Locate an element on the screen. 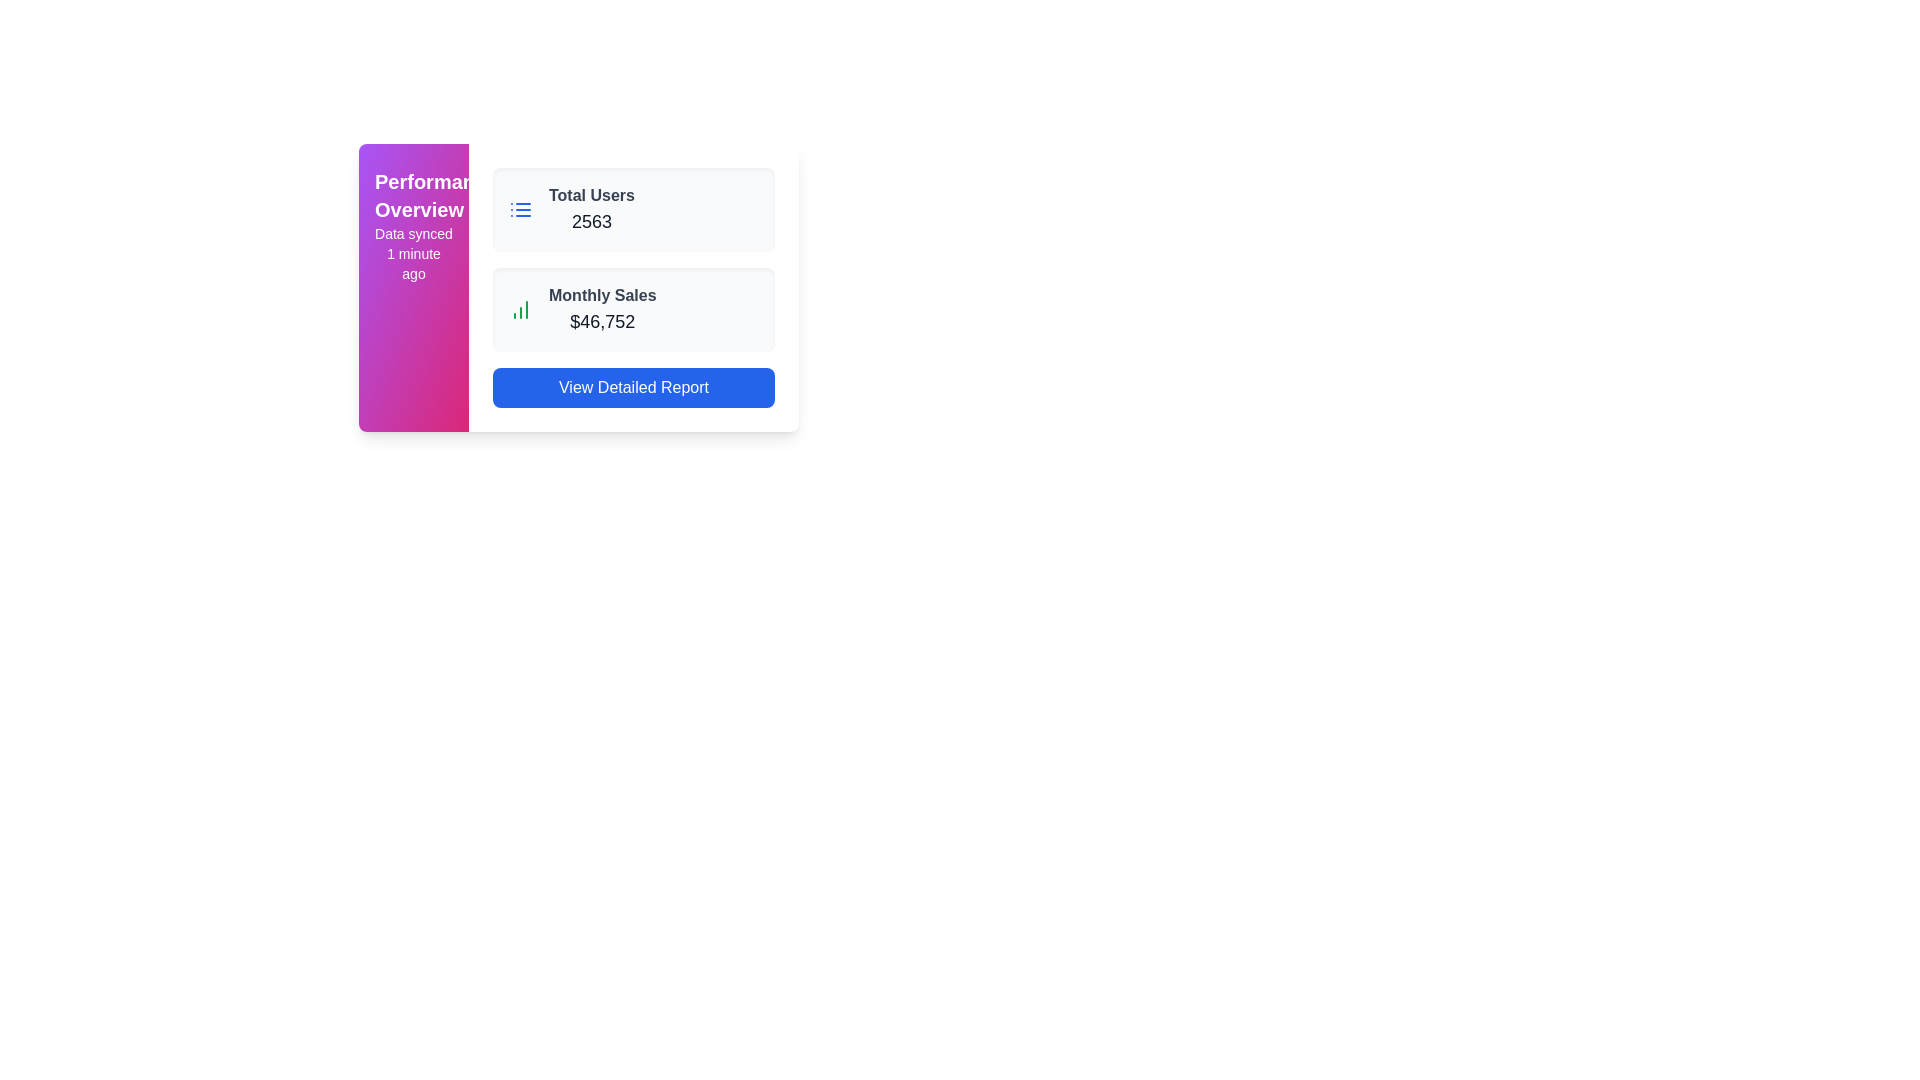 The height and width of the screenshot is (1080, 1920). the Static Text Display showing the value "$46,752" in bold, large dark gray font, located in the "Monthly Sales" section is located at coordinates (601, 320).